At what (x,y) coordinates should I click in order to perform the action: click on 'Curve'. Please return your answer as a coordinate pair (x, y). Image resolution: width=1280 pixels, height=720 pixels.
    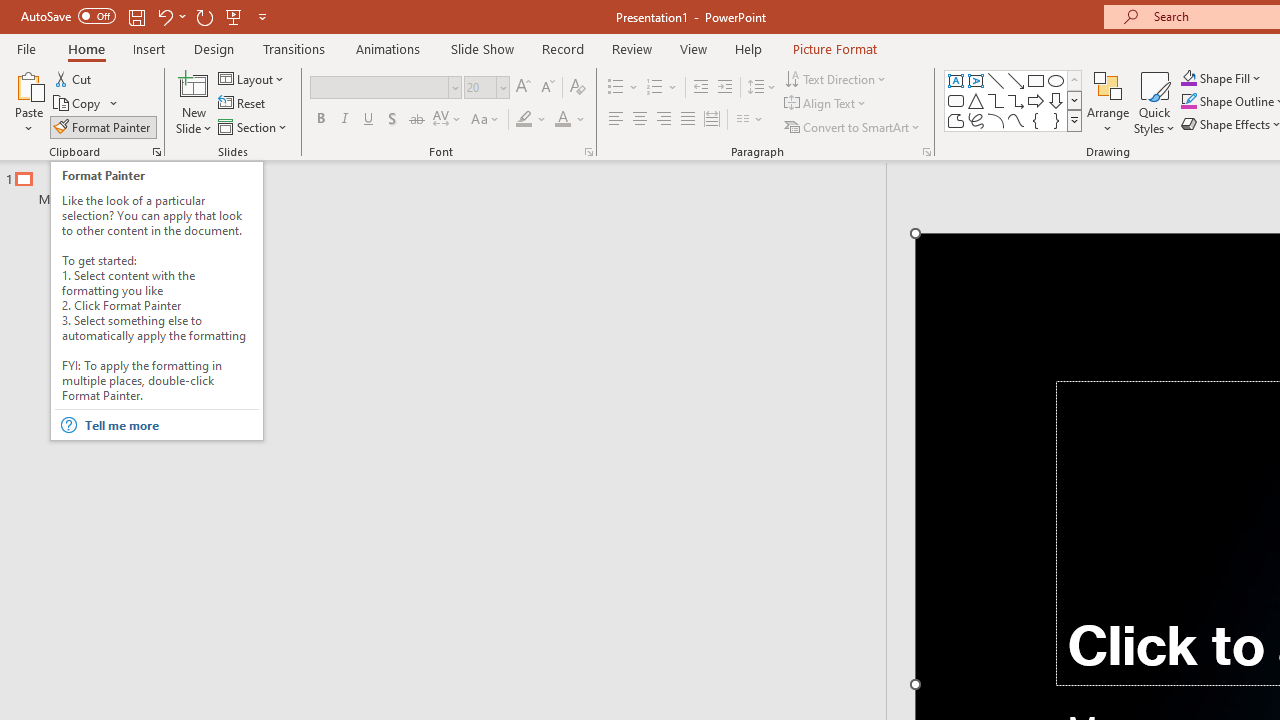
    Looking at the image, I should click on (1016, 120).